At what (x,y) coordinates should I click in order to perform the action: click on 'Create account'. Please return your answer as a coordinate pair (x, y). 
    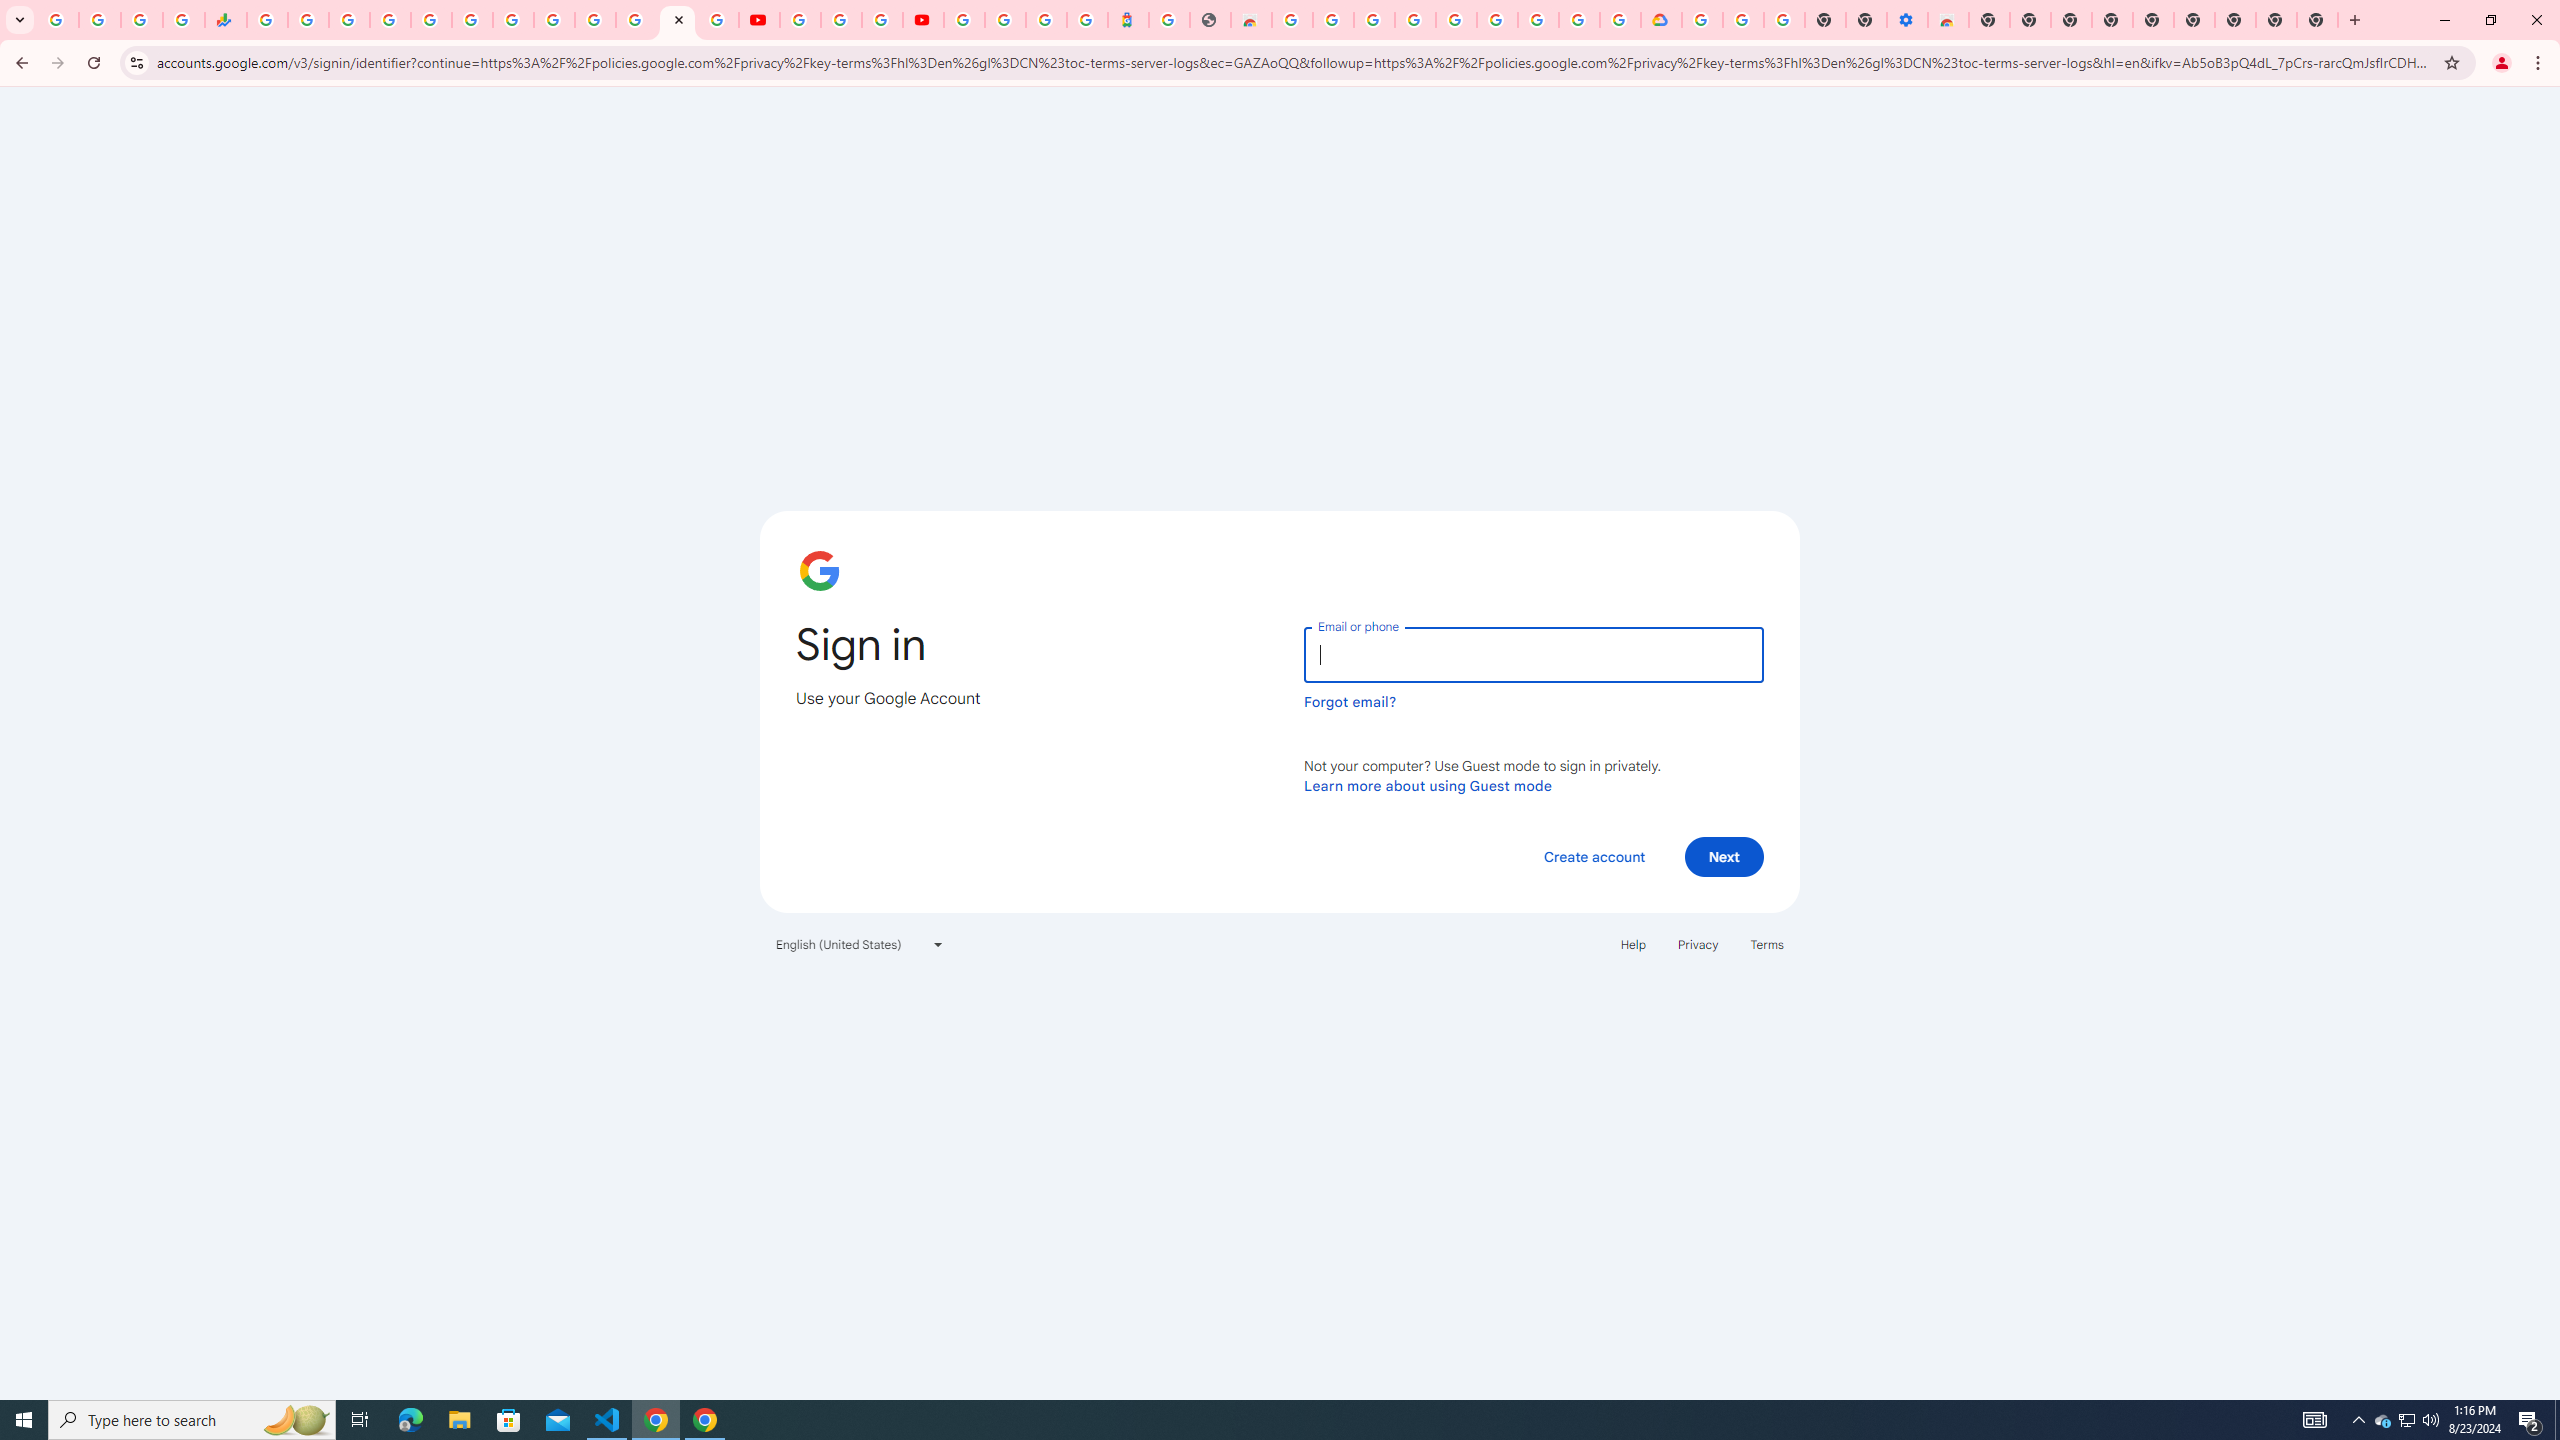
    Looking at the image, I should click on (1593, 855).